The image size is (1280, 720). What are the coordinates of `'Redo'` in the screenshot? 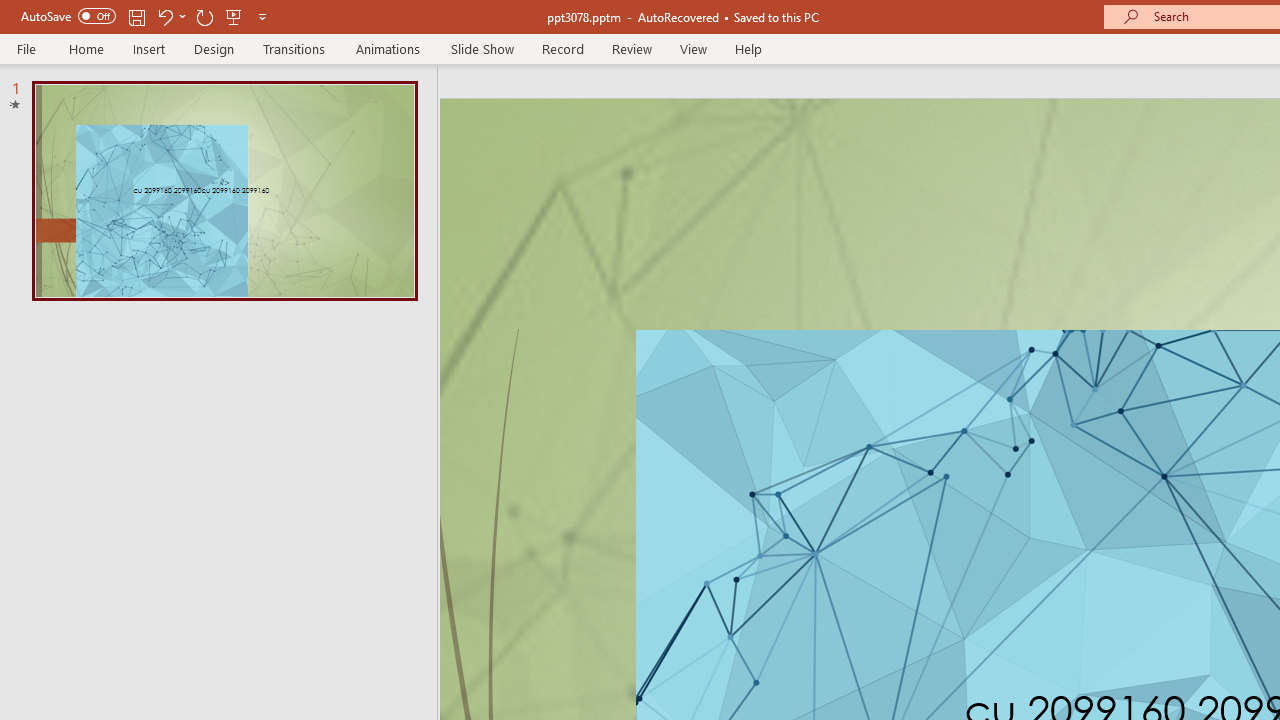 It's located at (204, 16).